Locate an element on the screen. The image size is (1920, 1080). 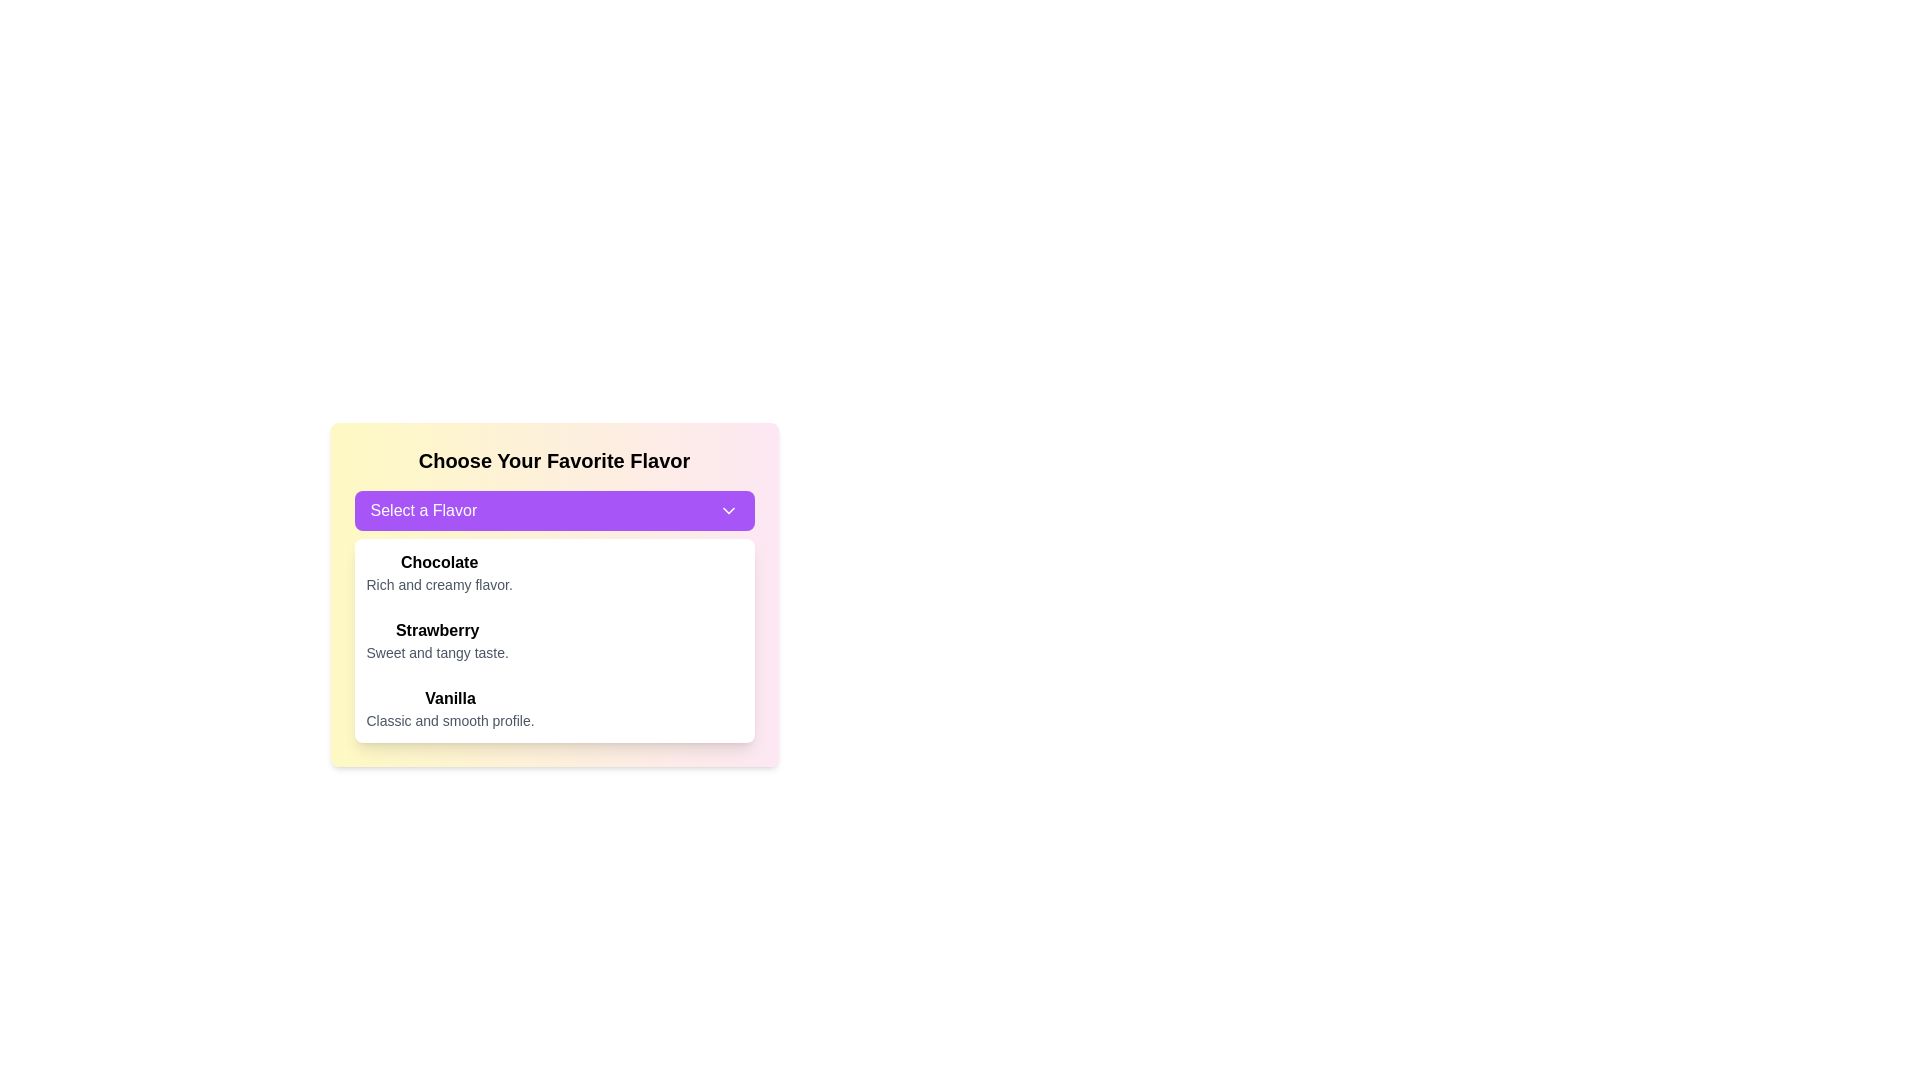
the 'Vanilla' option in the list of flavors under 'Choose Your Favorite Flavor' is located at coordinates (554, 708).